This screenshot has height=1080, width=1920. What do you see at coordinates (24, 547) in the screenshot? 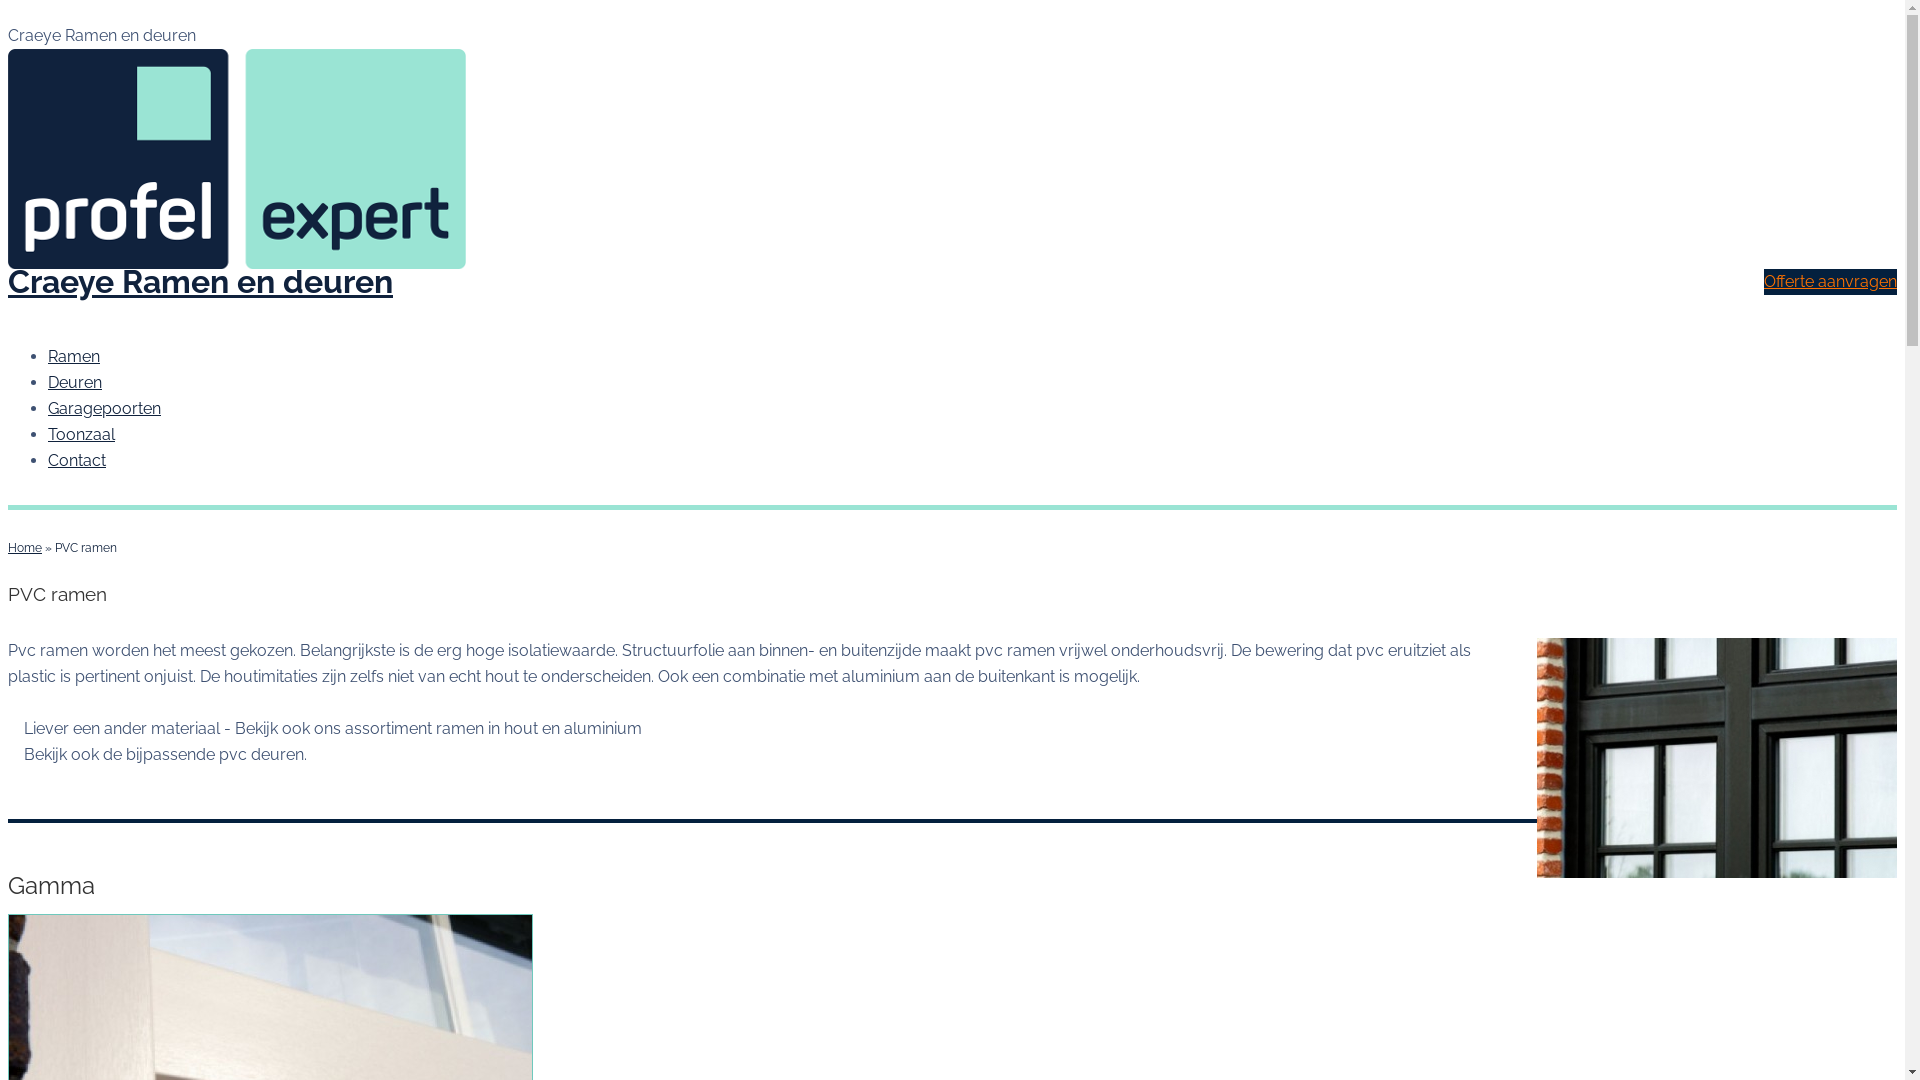
I see `'Home'` at bounding box center [24, 547].